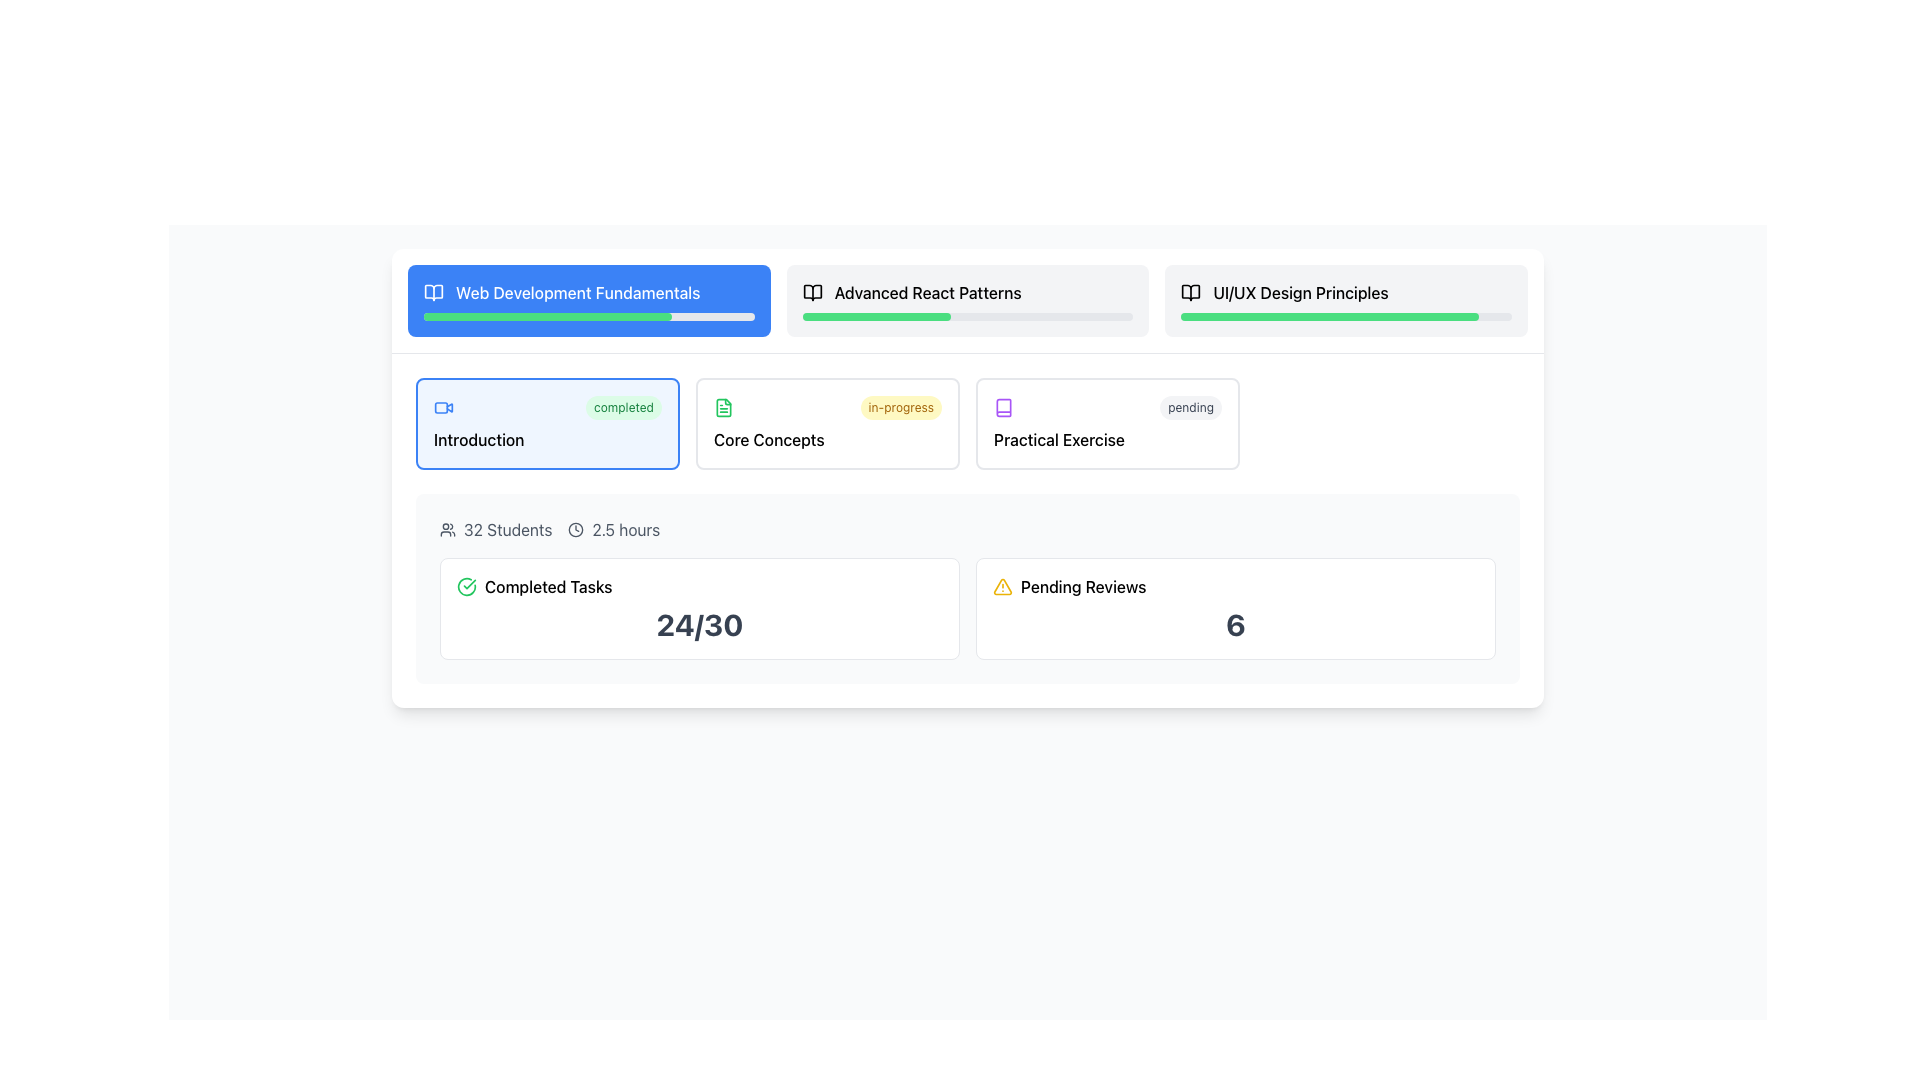  What do you see at coordinates (1346, 315) in the screenshot?
I see `the progress bar that visually represents the progress for the UI/UX Design Principles section, located below the text label` at bounding box center [1346, 315].